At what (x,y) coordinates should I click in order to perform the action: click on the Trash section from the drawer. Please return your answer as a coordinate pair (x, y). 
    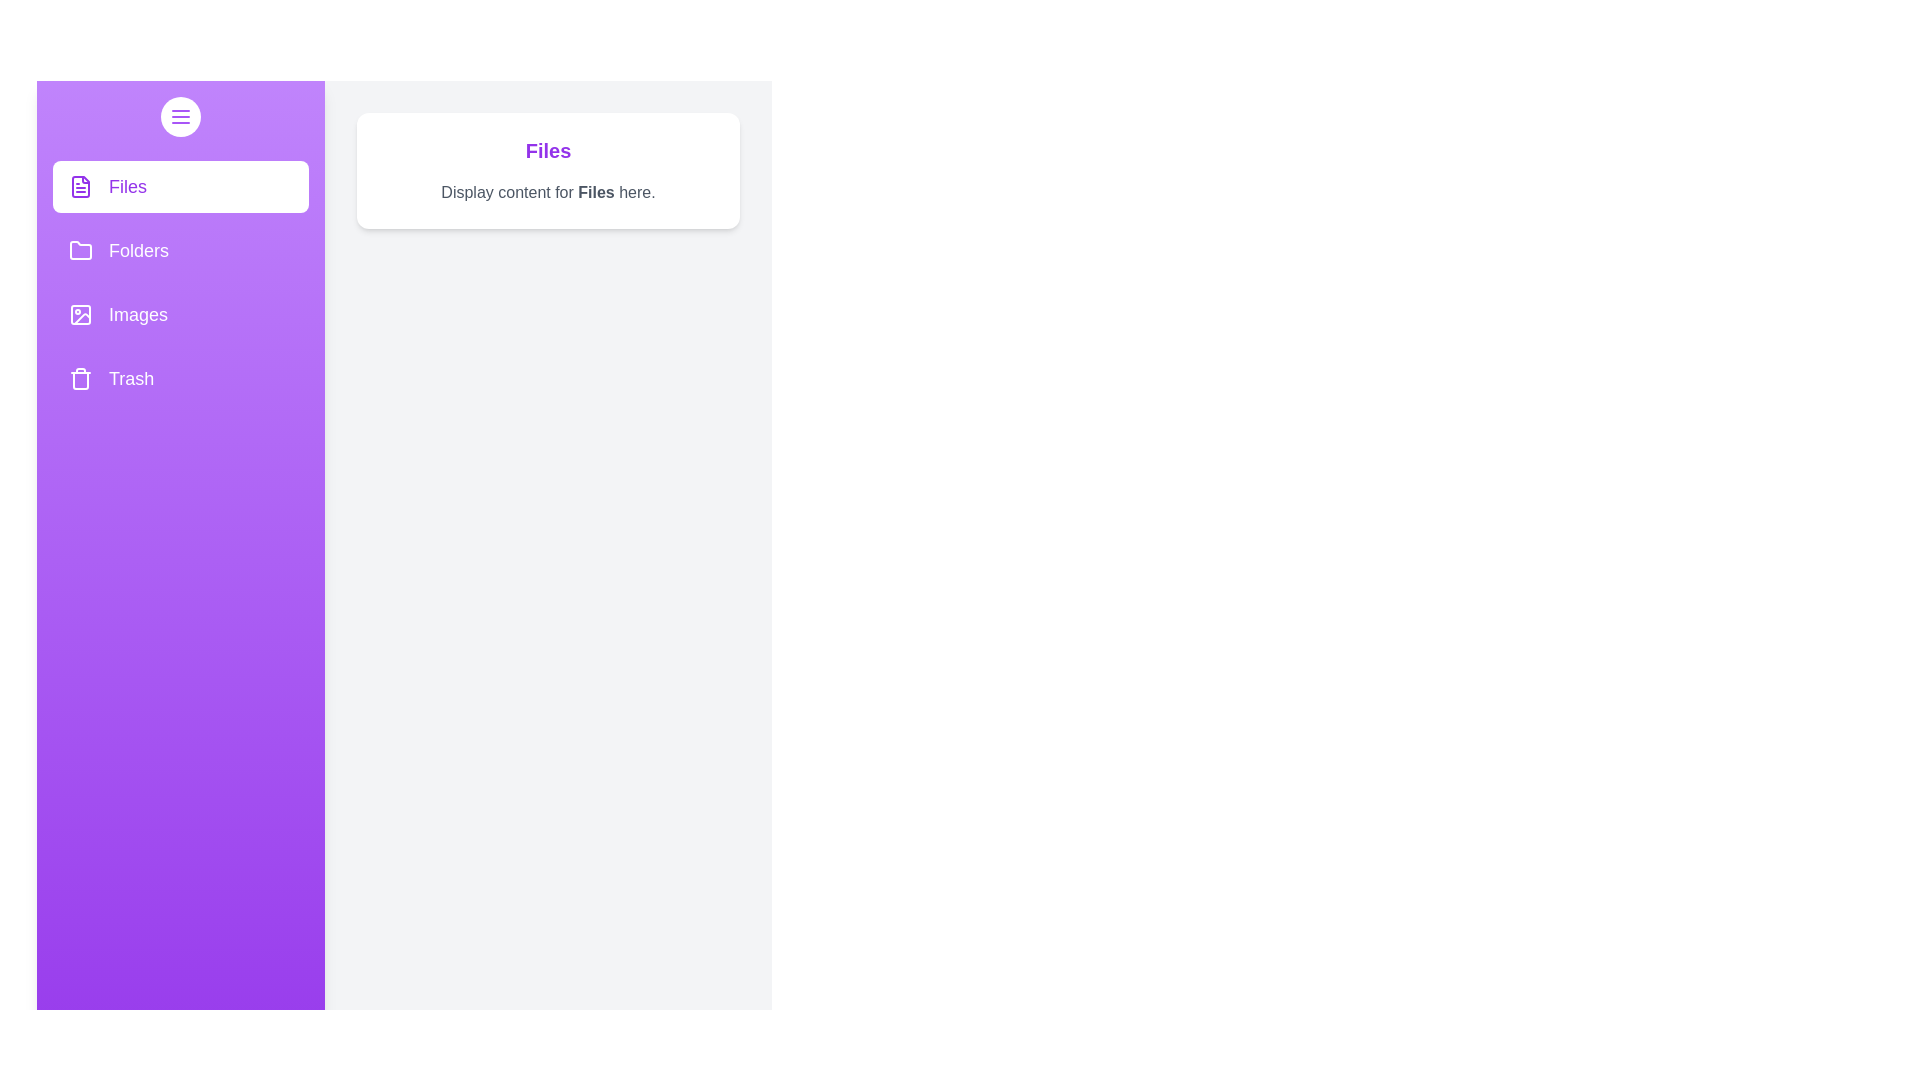
    Looking at the image, I should click on (181, 378).